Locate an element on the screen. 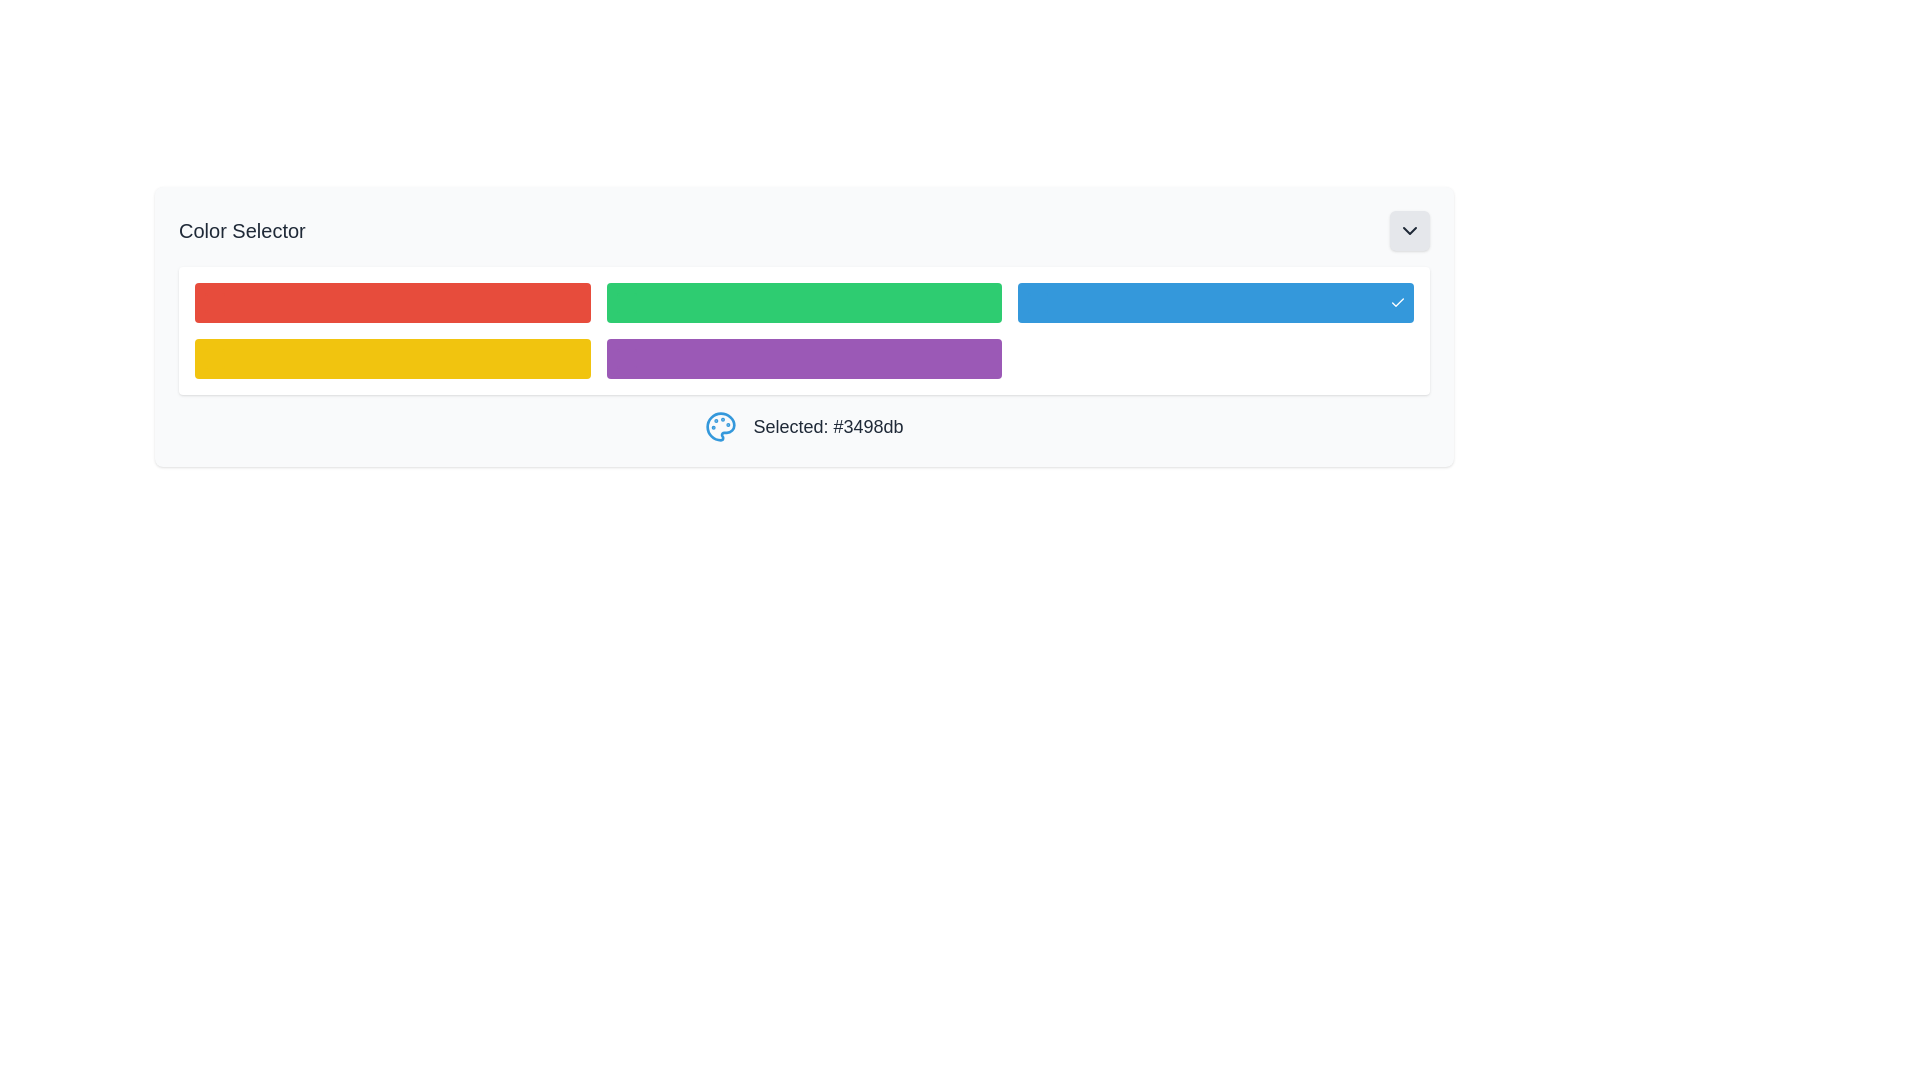  the button located in the second column of the first row of a grid, which is surrounded by buttons with red and blue backgrounds is located at coordinates (804, 303).